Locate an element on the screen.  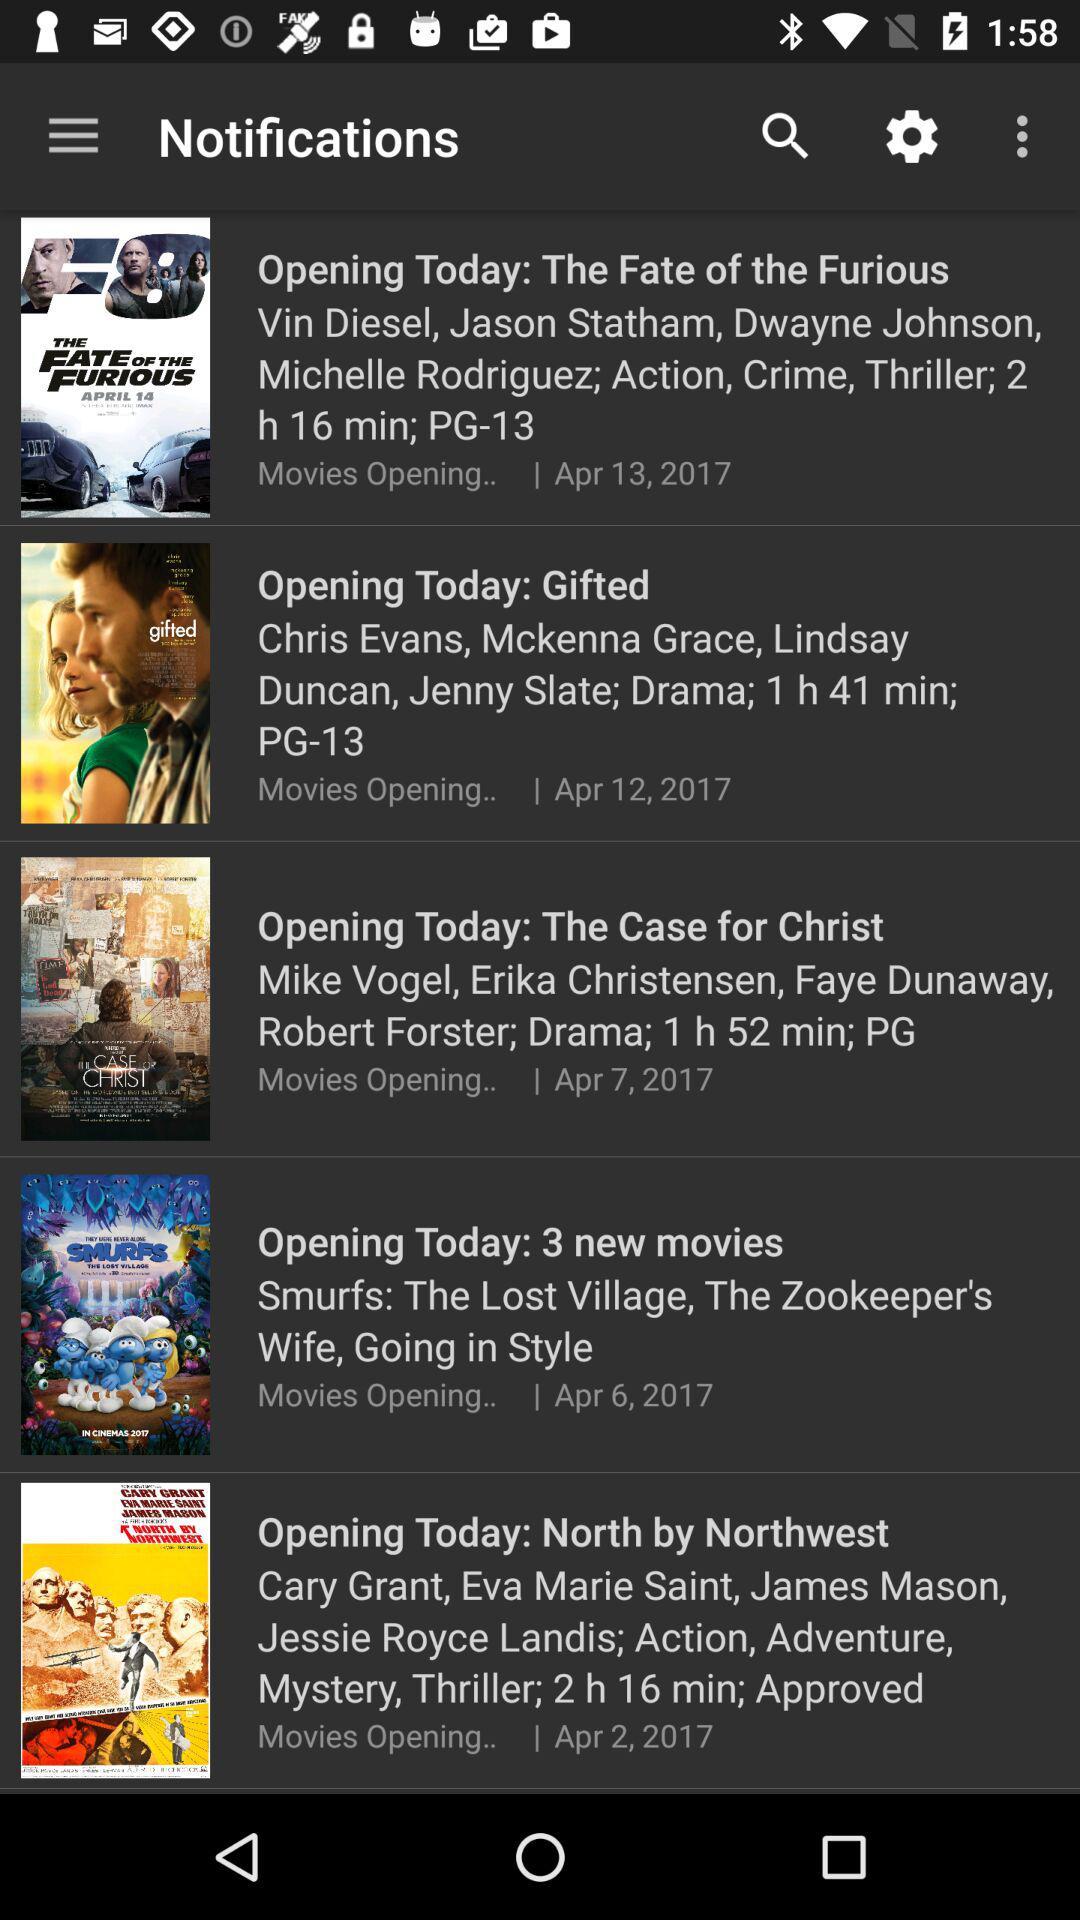
| item is located at coordinates (535, 471).